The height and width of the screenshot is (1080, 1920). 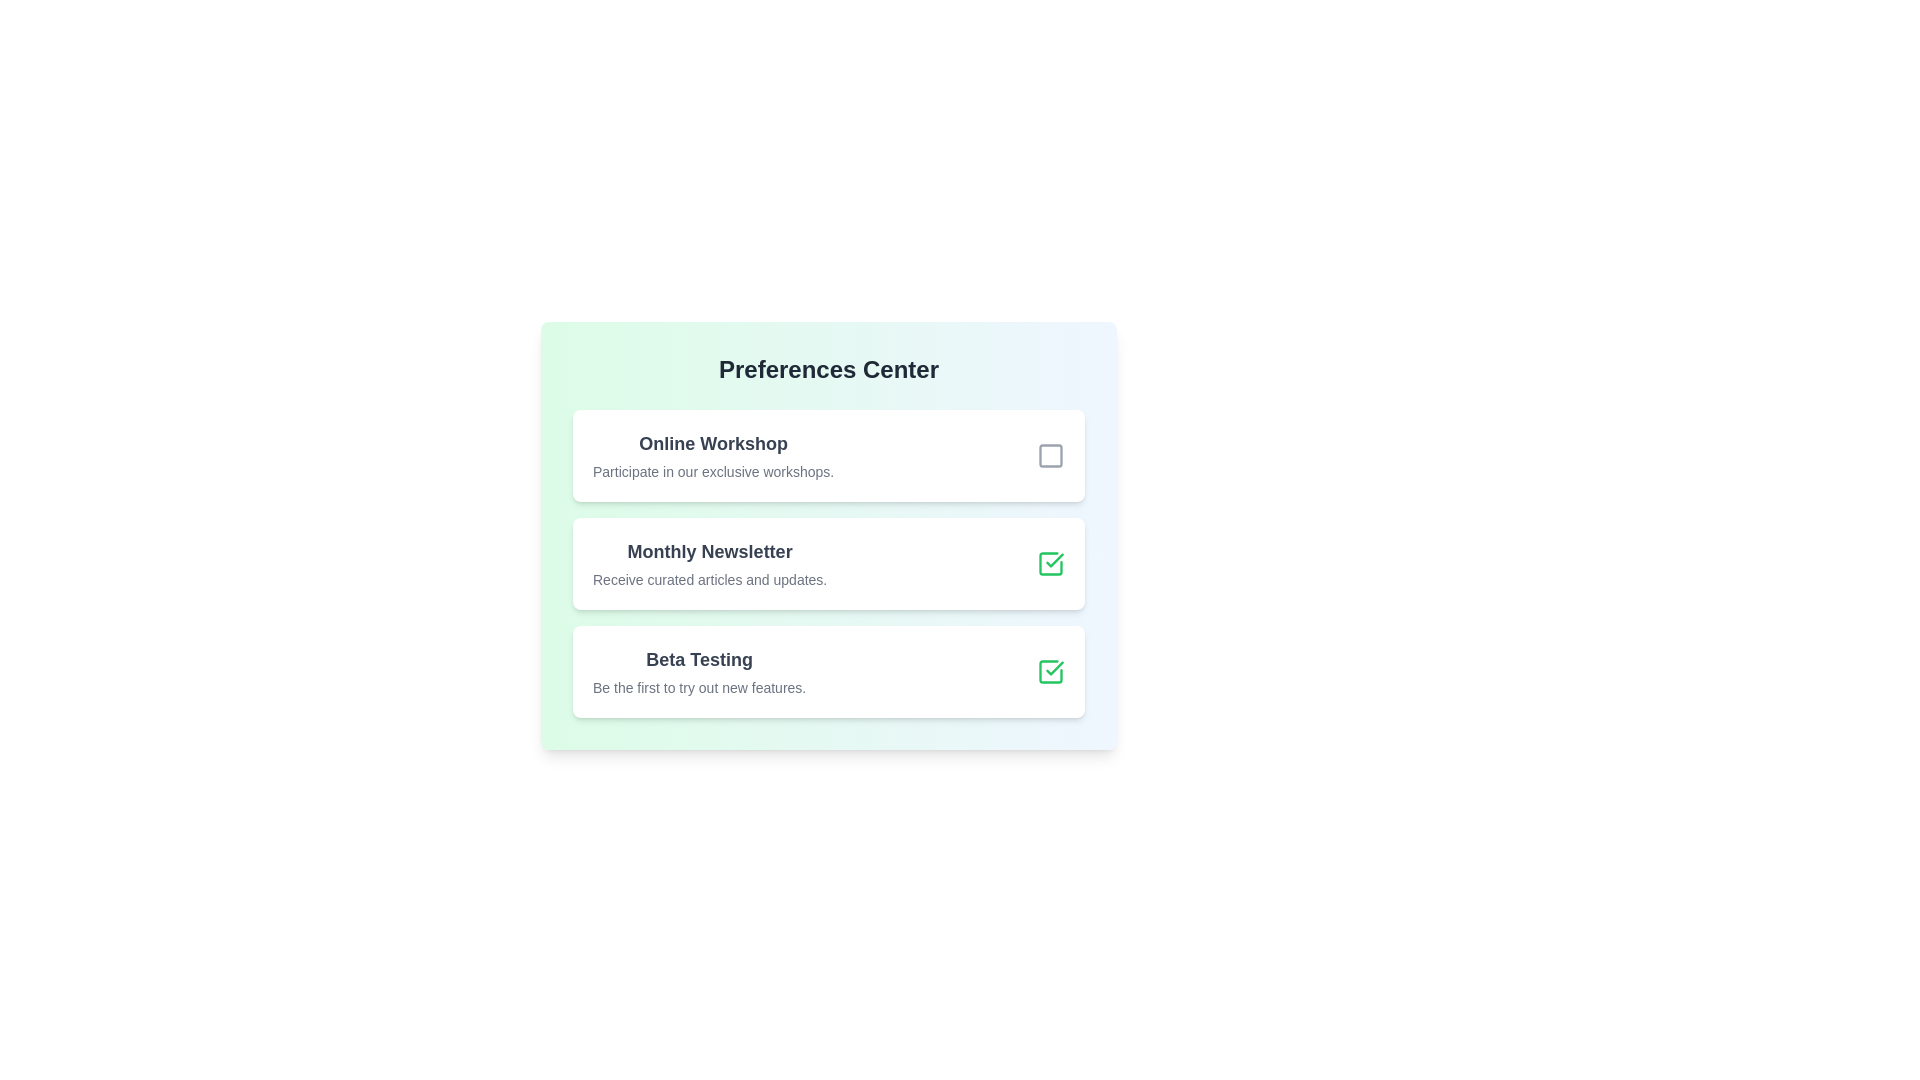 What do you see at coordinates (829, 370) in the screenshot?
I see `the 'Preferences Center' heading, which is a large, bold text displayed at the top of the card with a gradient background` at bounding box center [829, 370].